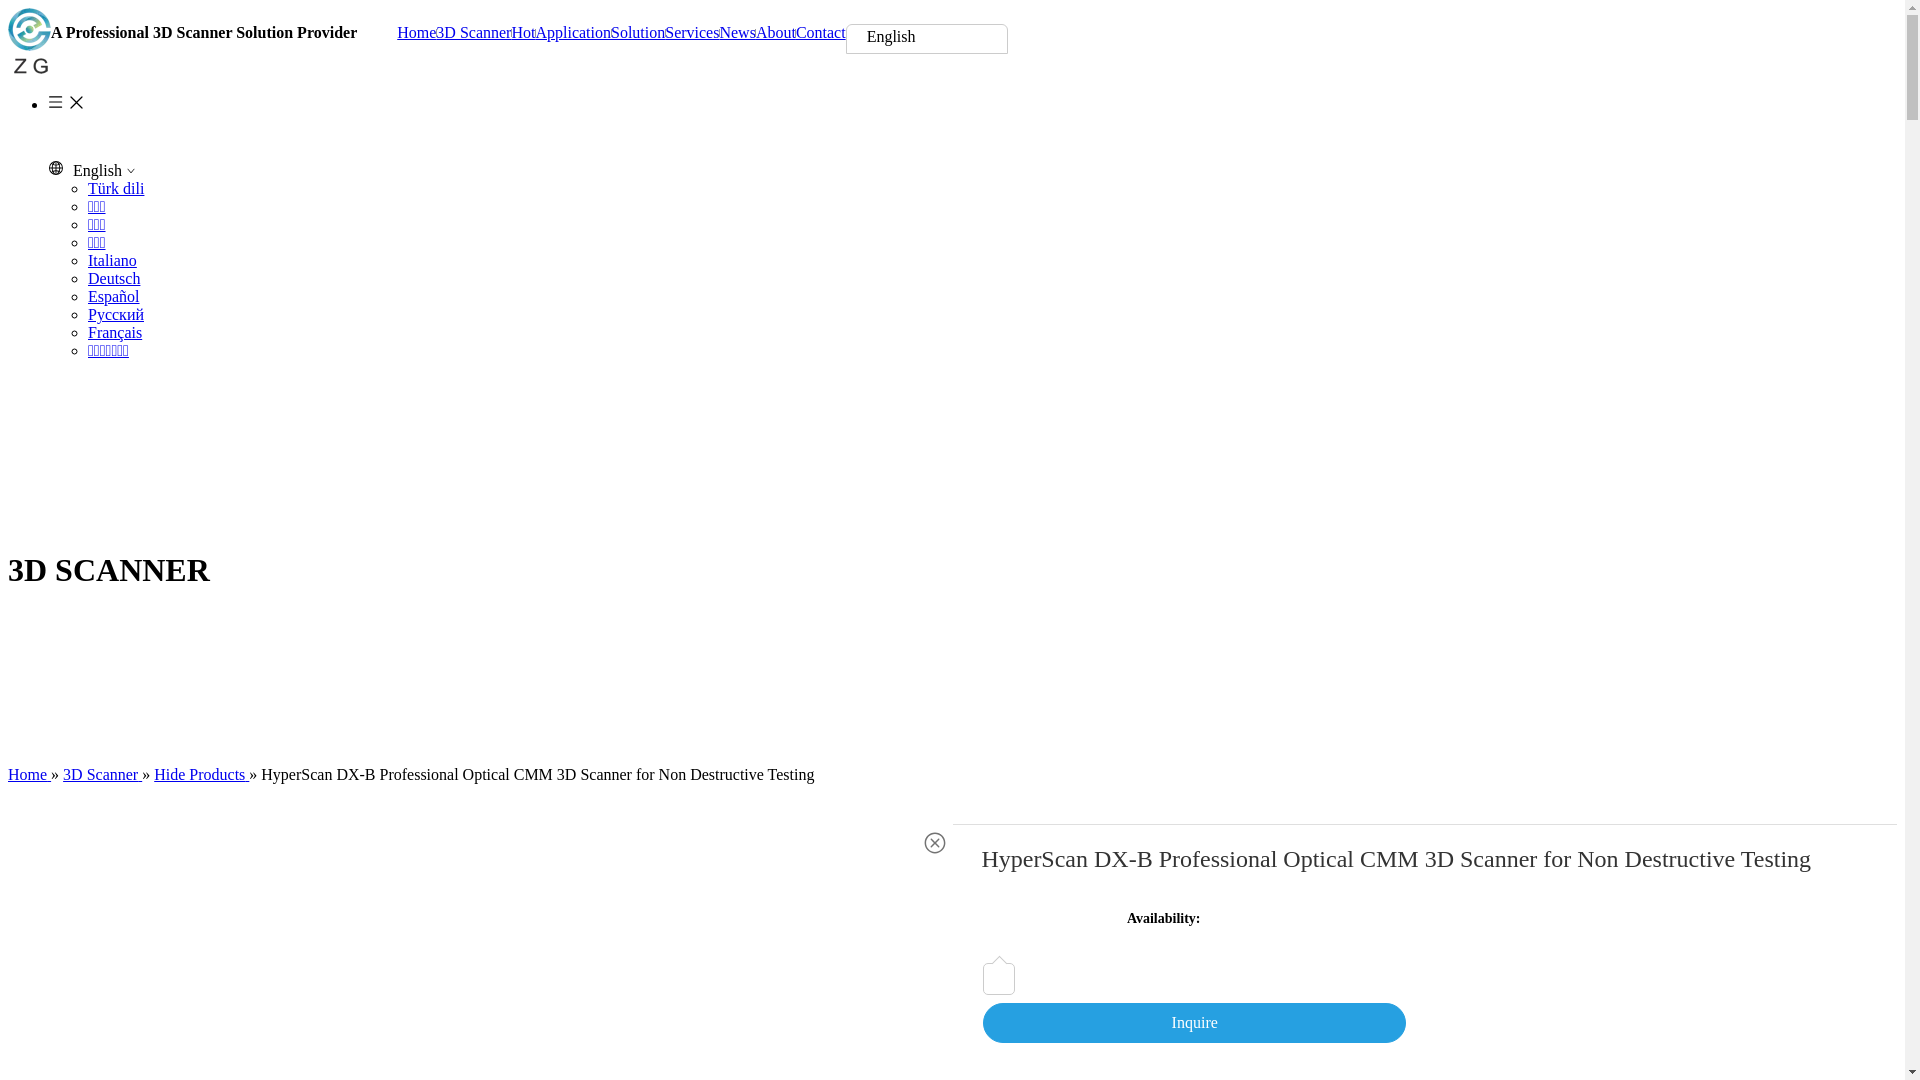 This screenshot has height=1080, width=1920. What do you see at coordinates (111, 259) in the screenshot?
I see `'Italiano'` at bounding box center [111, 259].